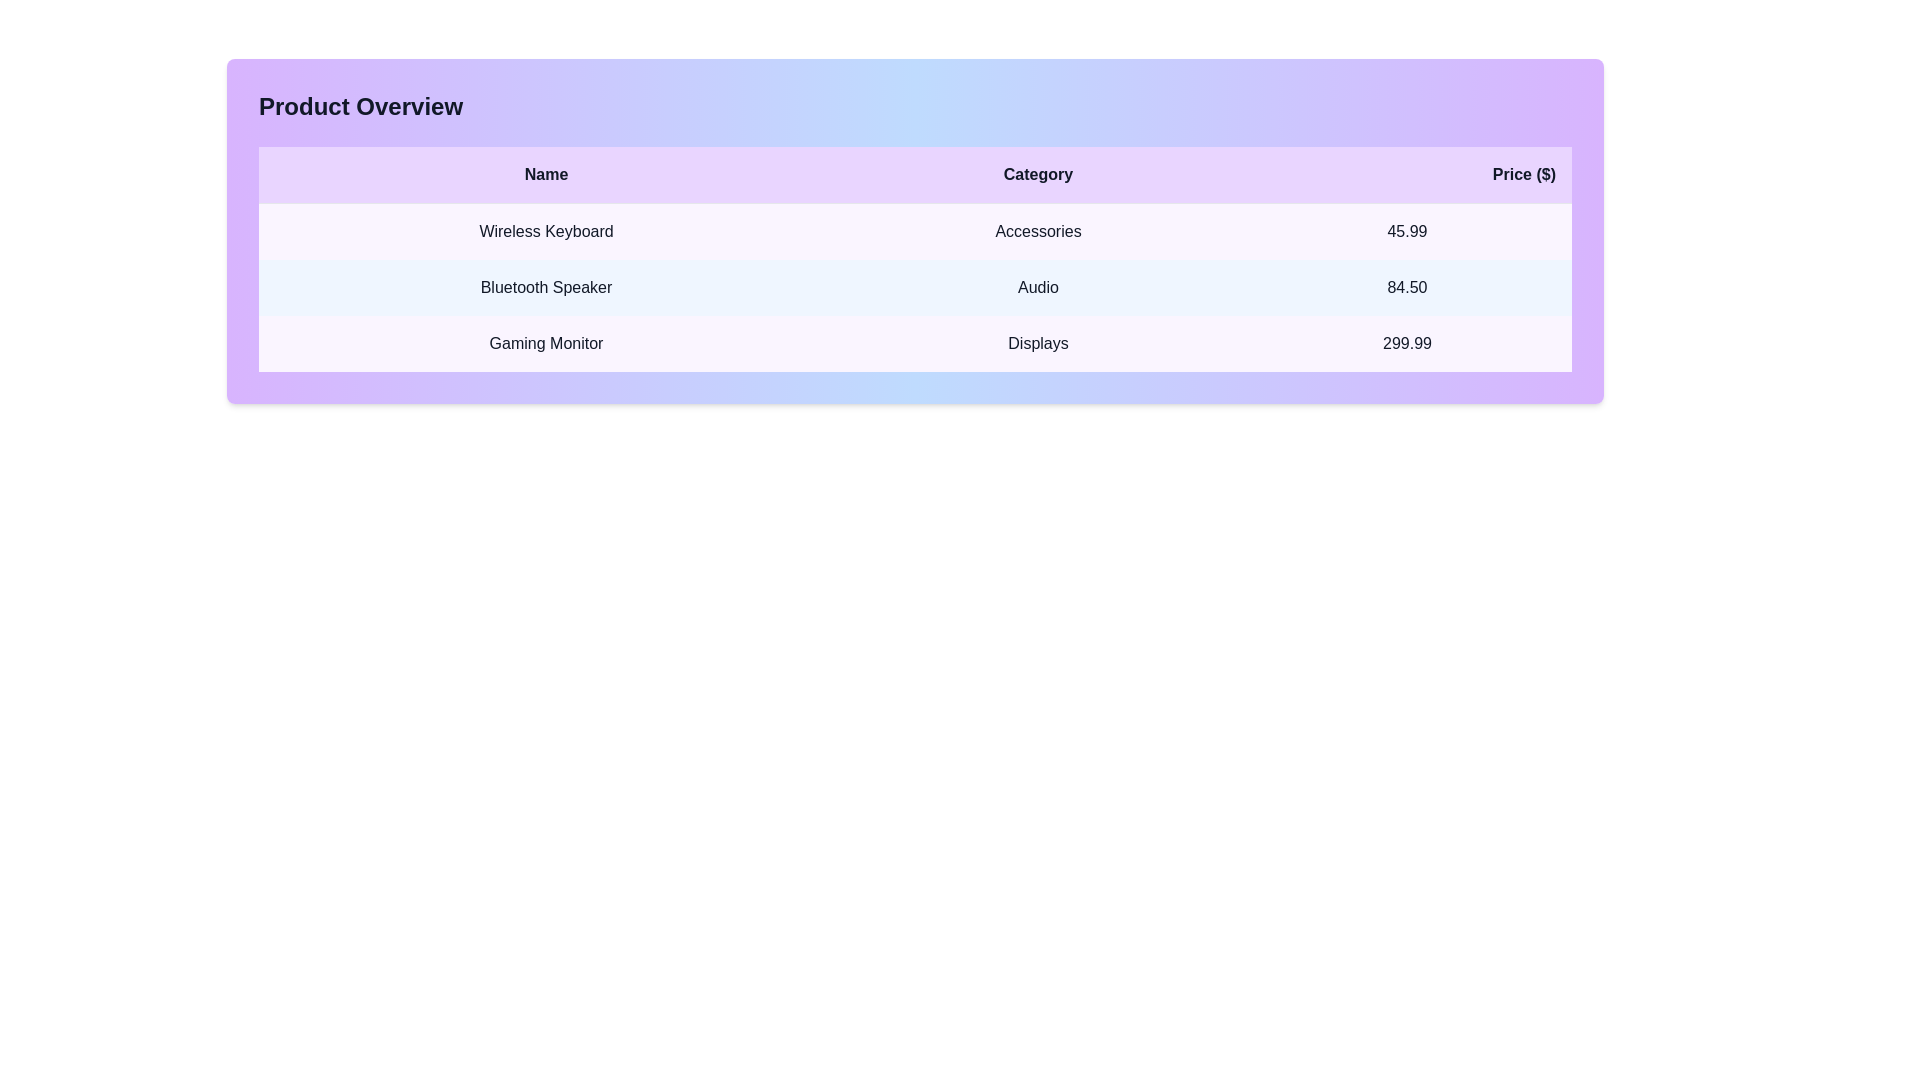 The width and height of the screenshot is (1920, 1080). Describe the element at coordinates (914, 288) in the screenshot. I see `the second row of the table displaying the product information for 'Bluetooth Speaker', which includes its category 'Audio' and price '84.50'` at that location.